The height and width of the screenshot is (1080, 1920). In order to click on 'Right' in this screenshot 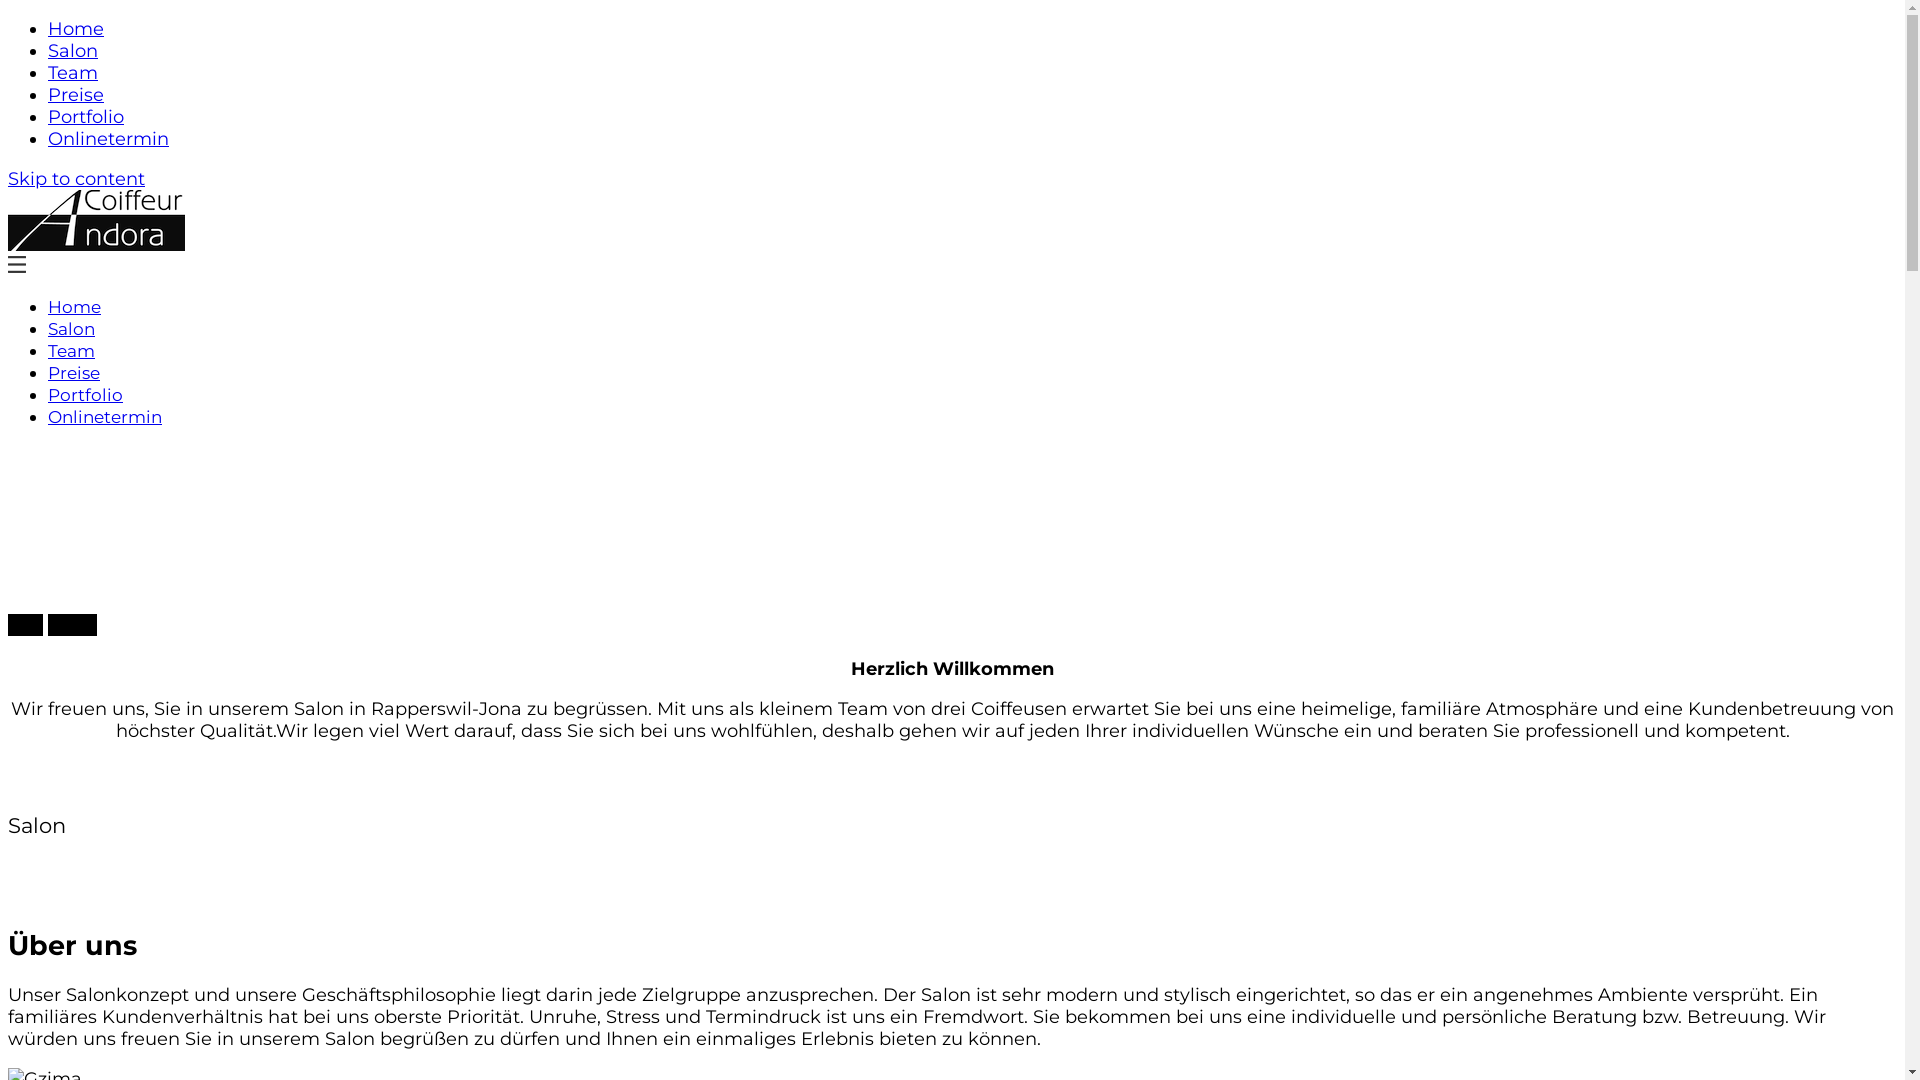, I will do `click(72, 623)`.